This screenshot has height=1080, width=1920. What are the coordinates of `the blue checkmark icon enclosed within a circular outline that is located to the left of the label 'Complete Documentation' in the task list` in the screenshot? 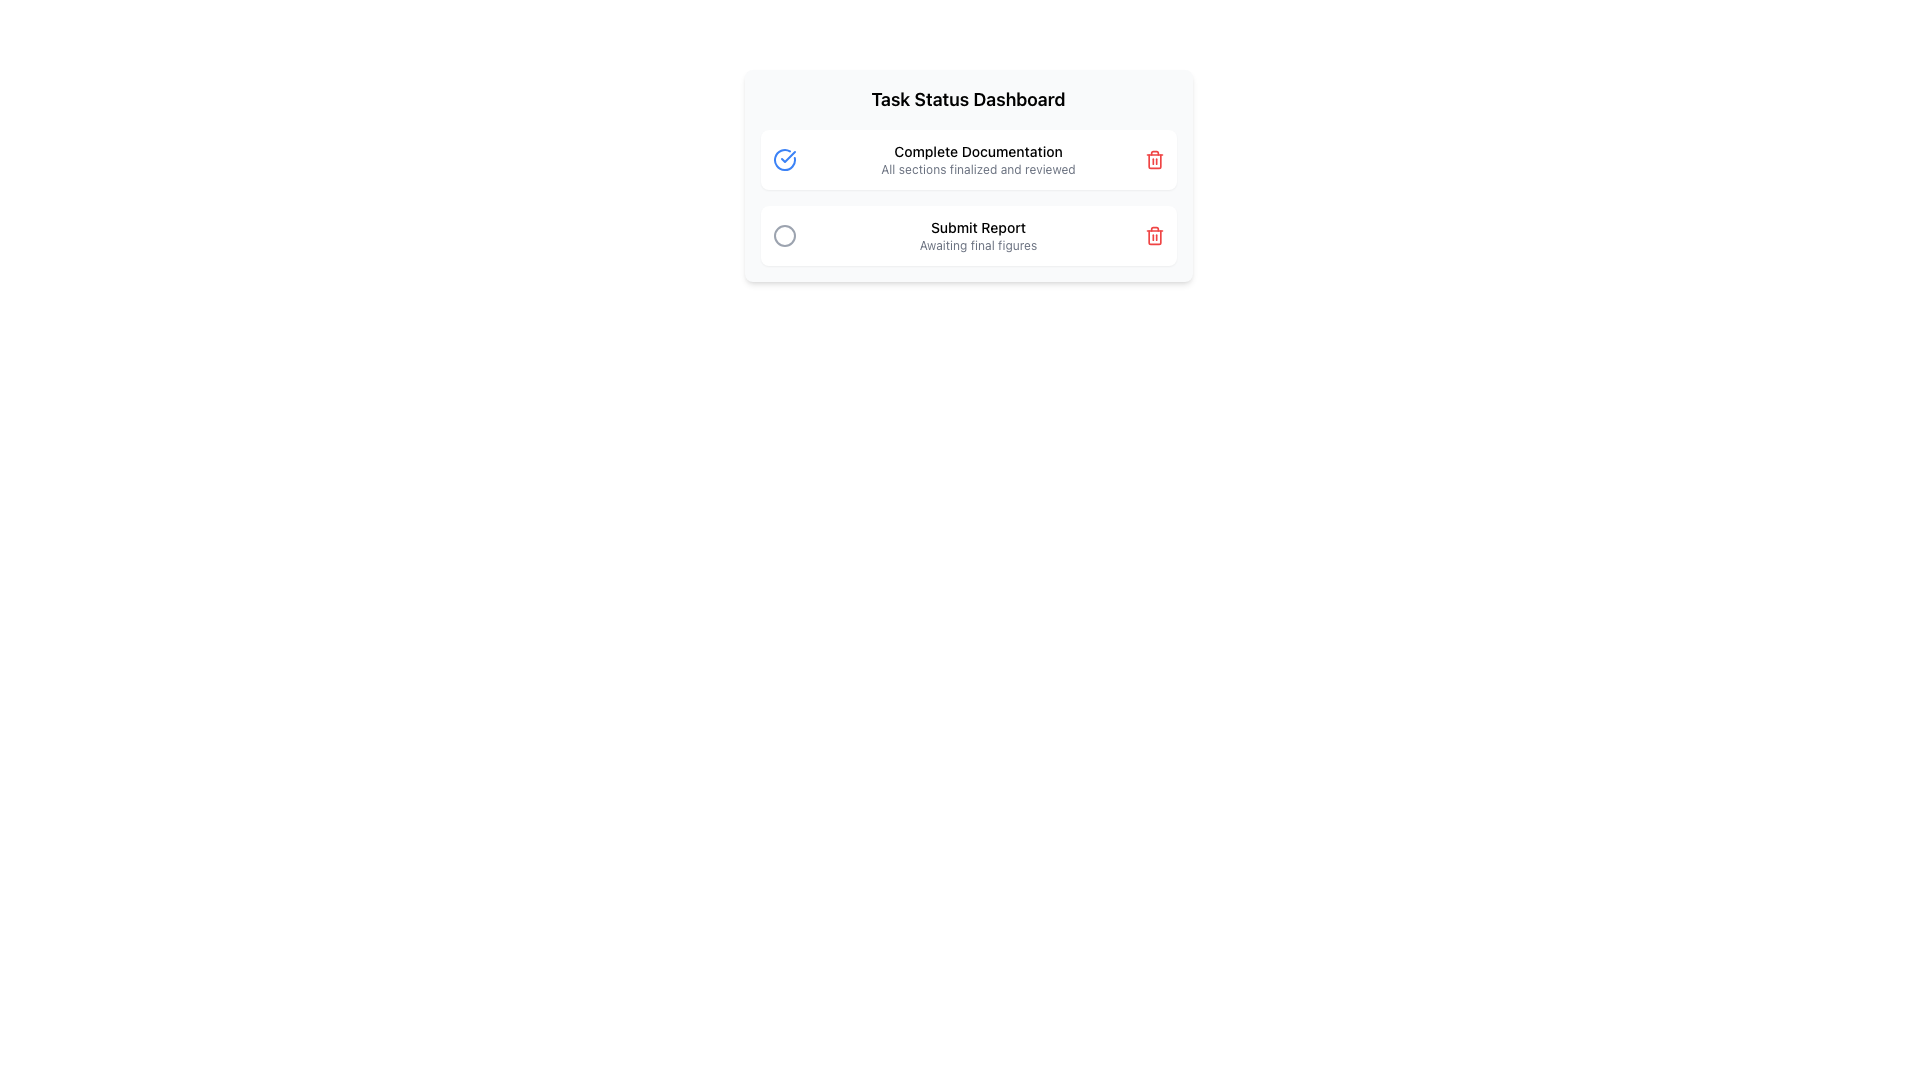 It's located at (783, 158).